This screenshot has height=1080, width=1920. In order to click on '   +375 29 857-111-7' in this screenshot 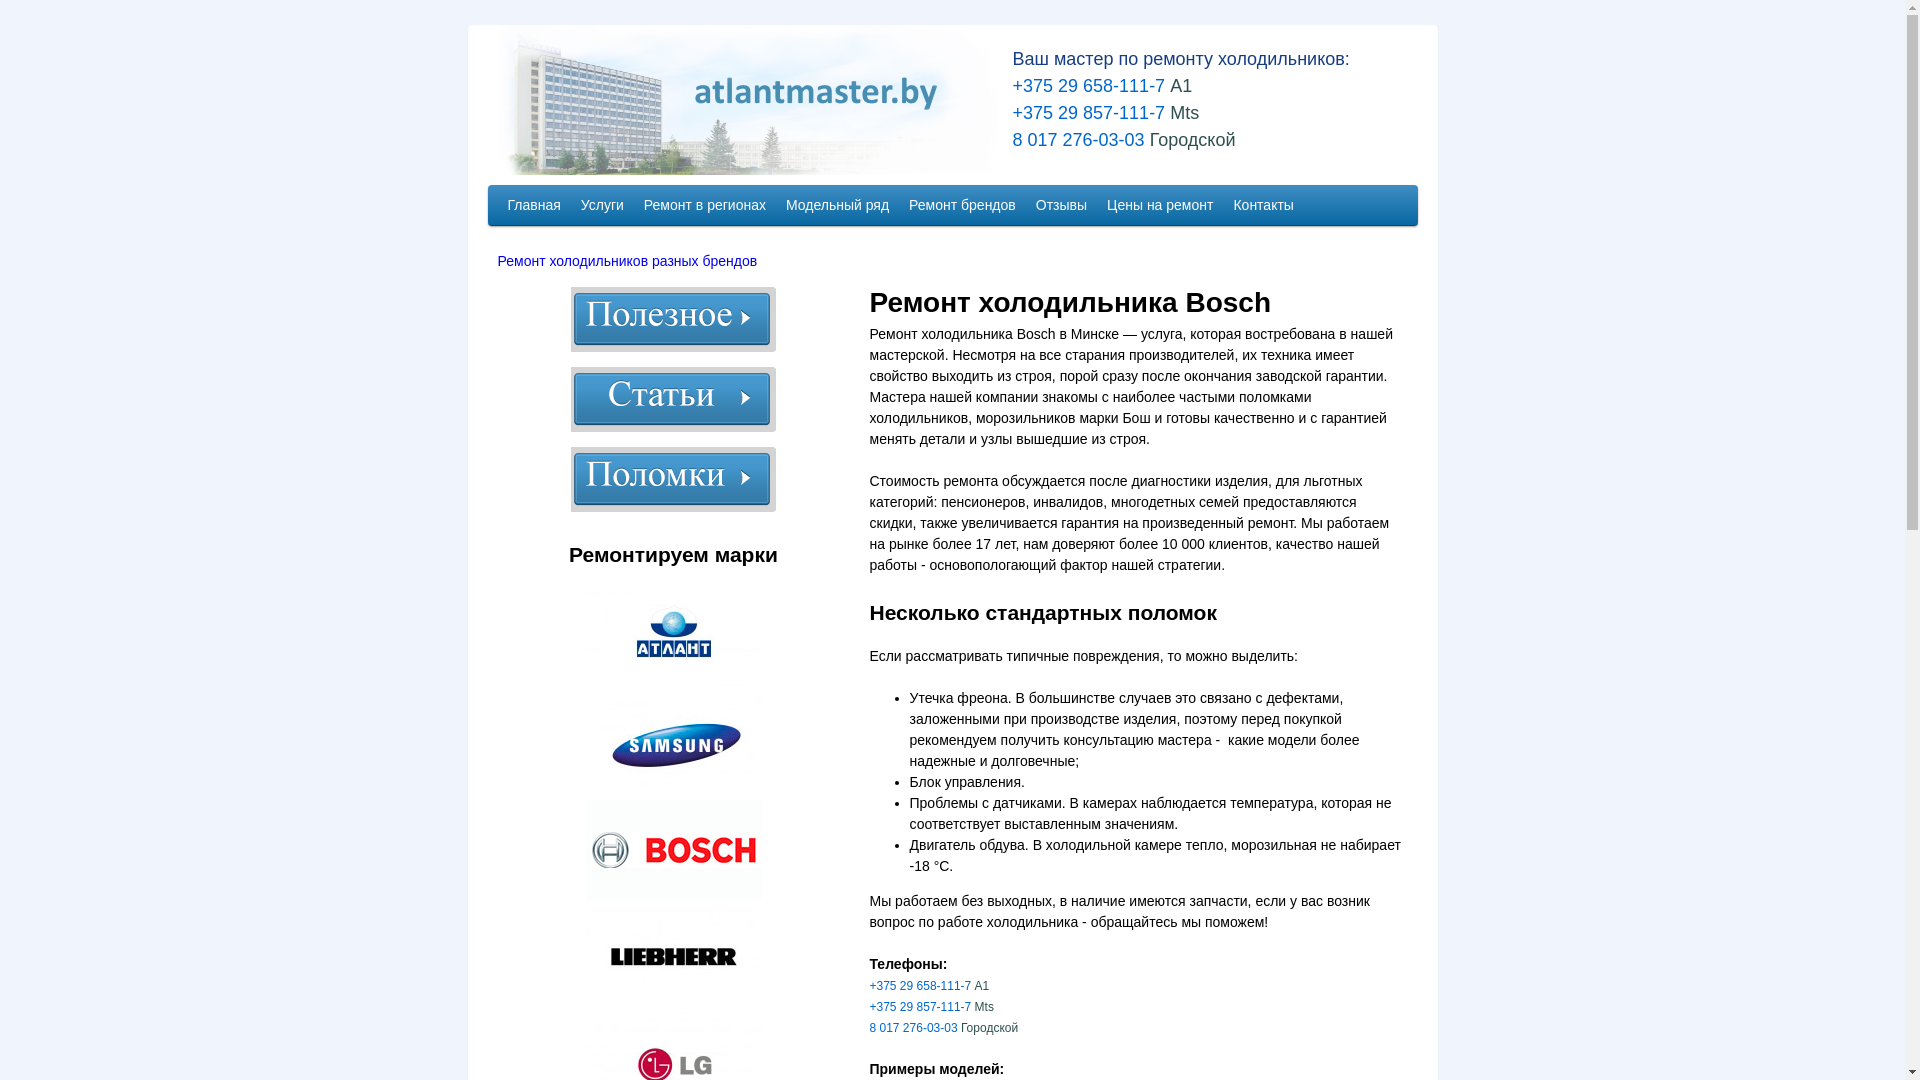, I will do `click(1080, 112)`.